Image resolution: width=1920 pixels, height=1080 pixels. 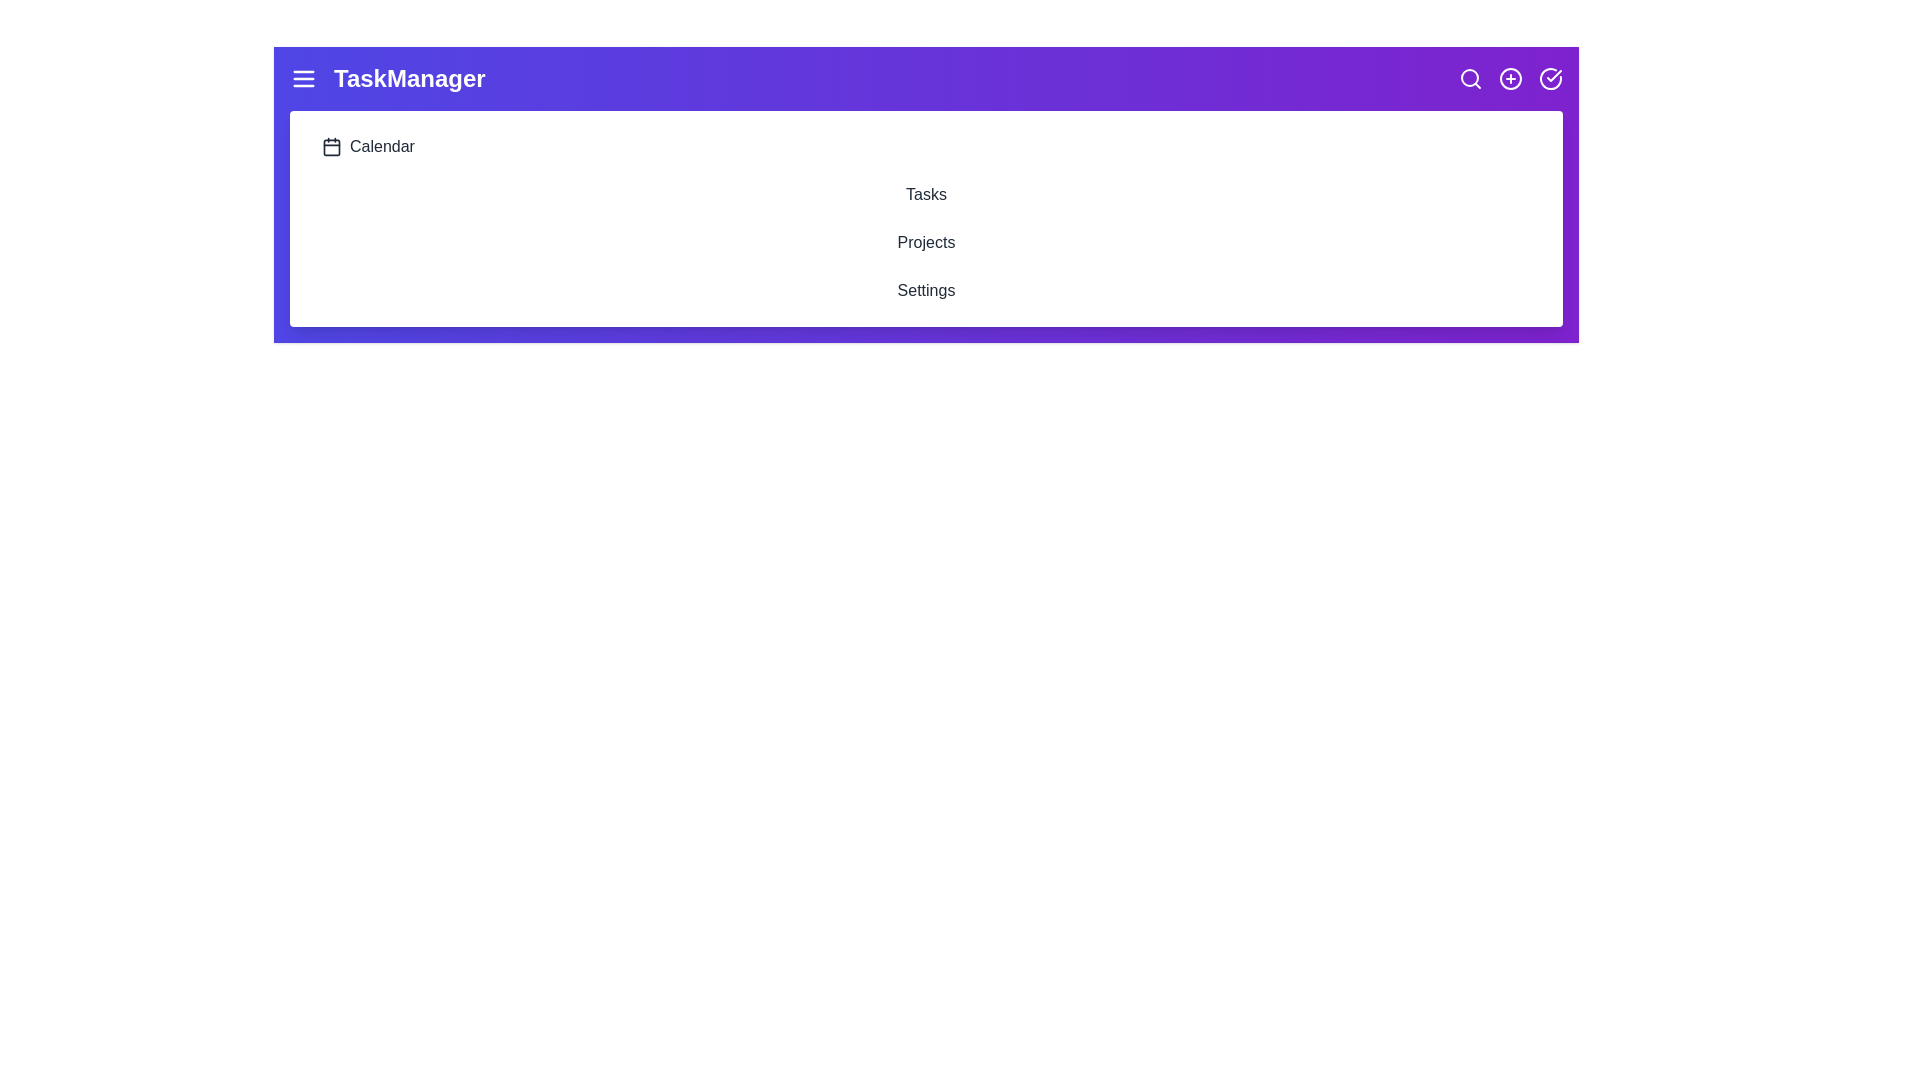 I want to click on the 'Tasks' list item in the menu to navigate to the Tasks section, so click(x=925, y=195).